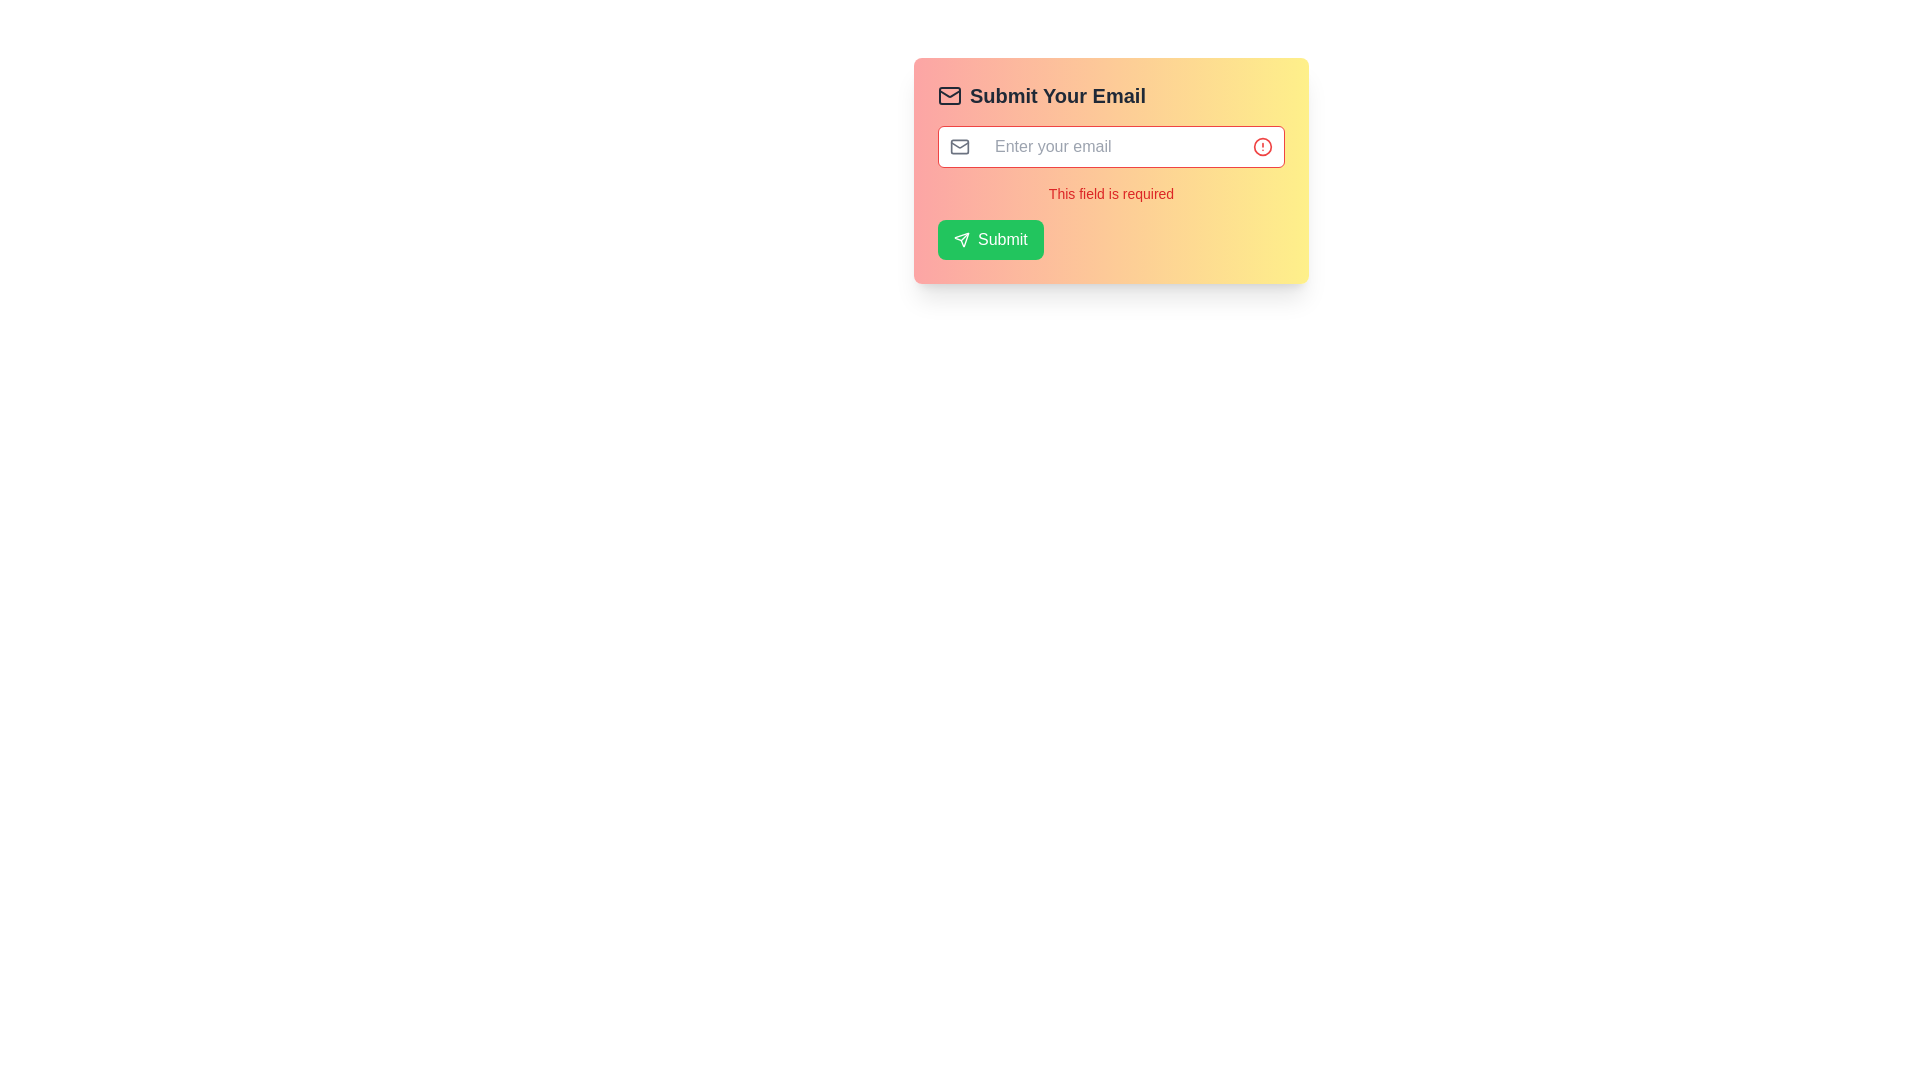  What do you see at coordinates (1261, 145) in the screenshot?
I see `the error indication icon located inside the email input field, positioned on the right side of the field` at bounding box center [1261, 145].